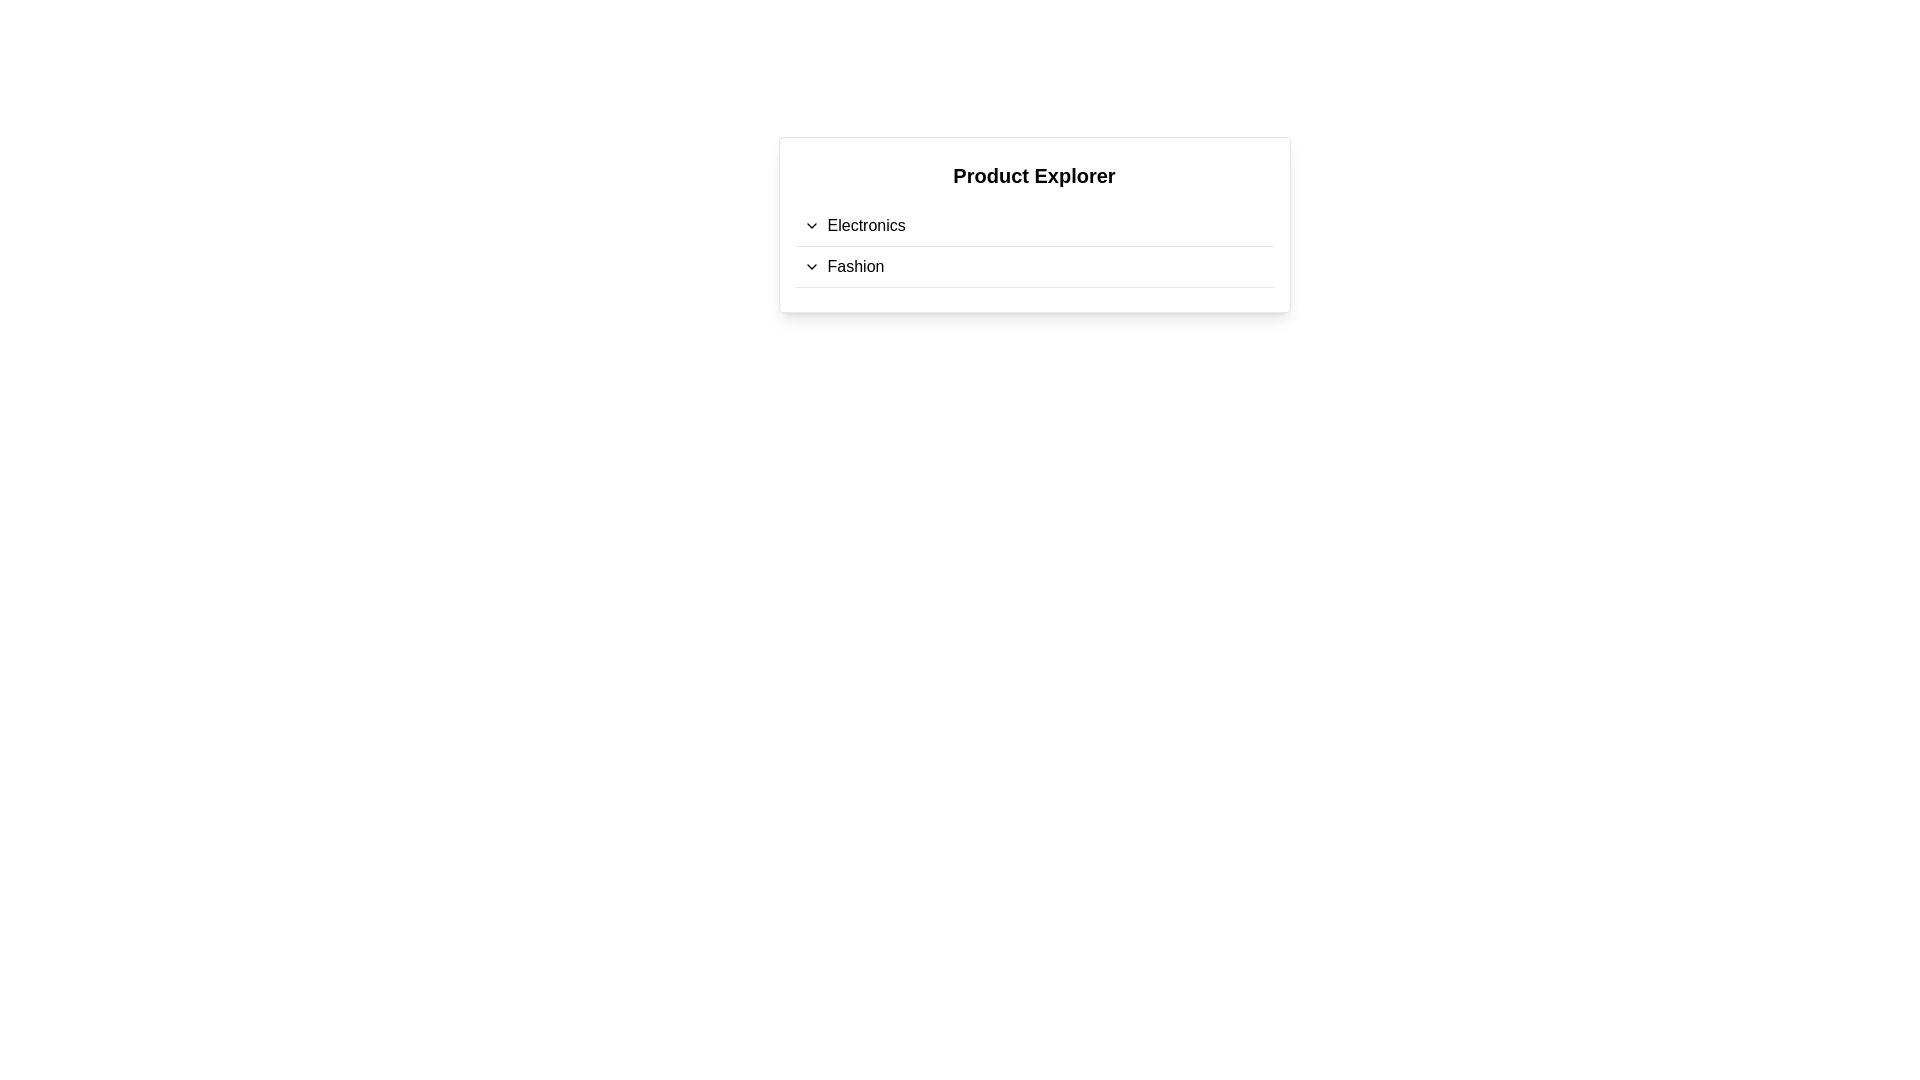 The width and height of the screenshot is (1920, 1080). What do you see at coordinates (866, 225) in the screenshot?
I see `text content of the 'Electronics' label within the product explorer menu, which is positioned above the 'Fashion' menu item` at bounding box center [866, 225].